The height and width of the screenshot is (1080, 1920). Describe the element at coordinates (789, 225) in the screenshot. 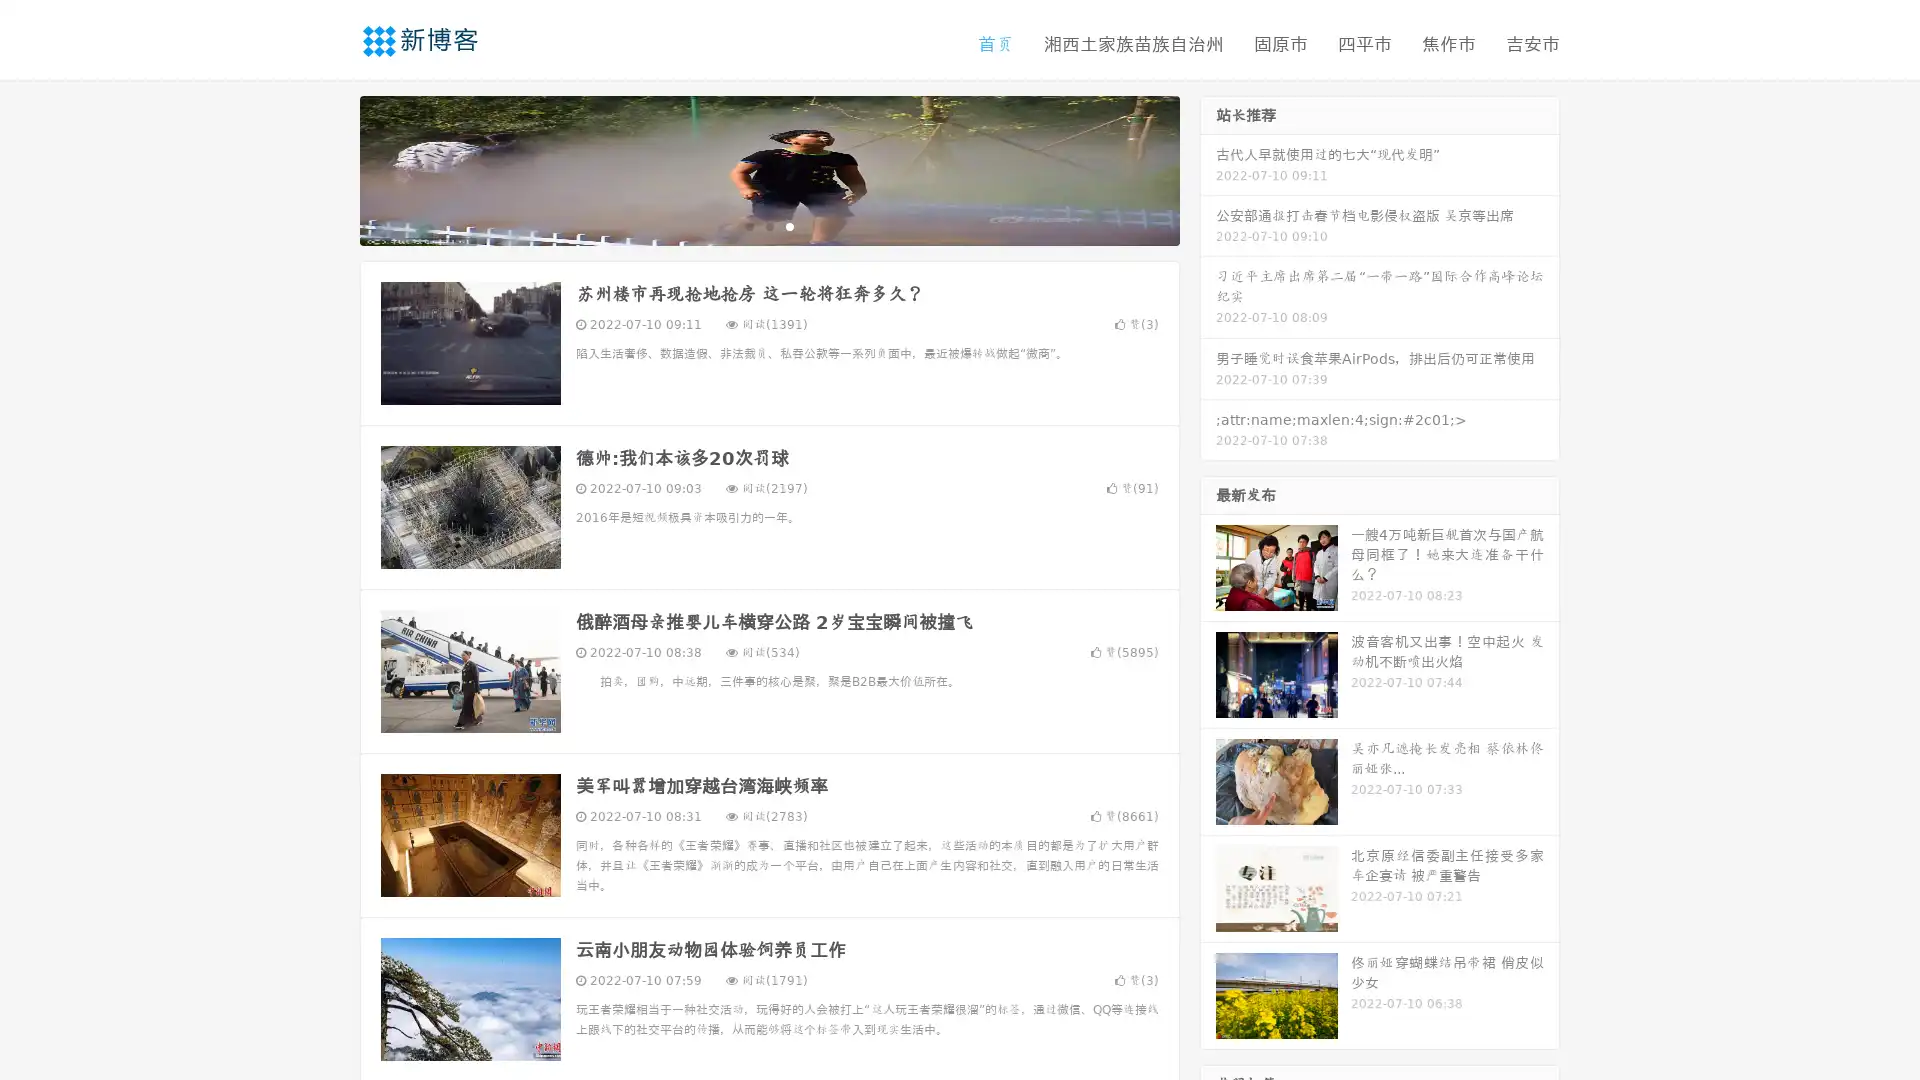

I see `Go to slide 3` at that location.